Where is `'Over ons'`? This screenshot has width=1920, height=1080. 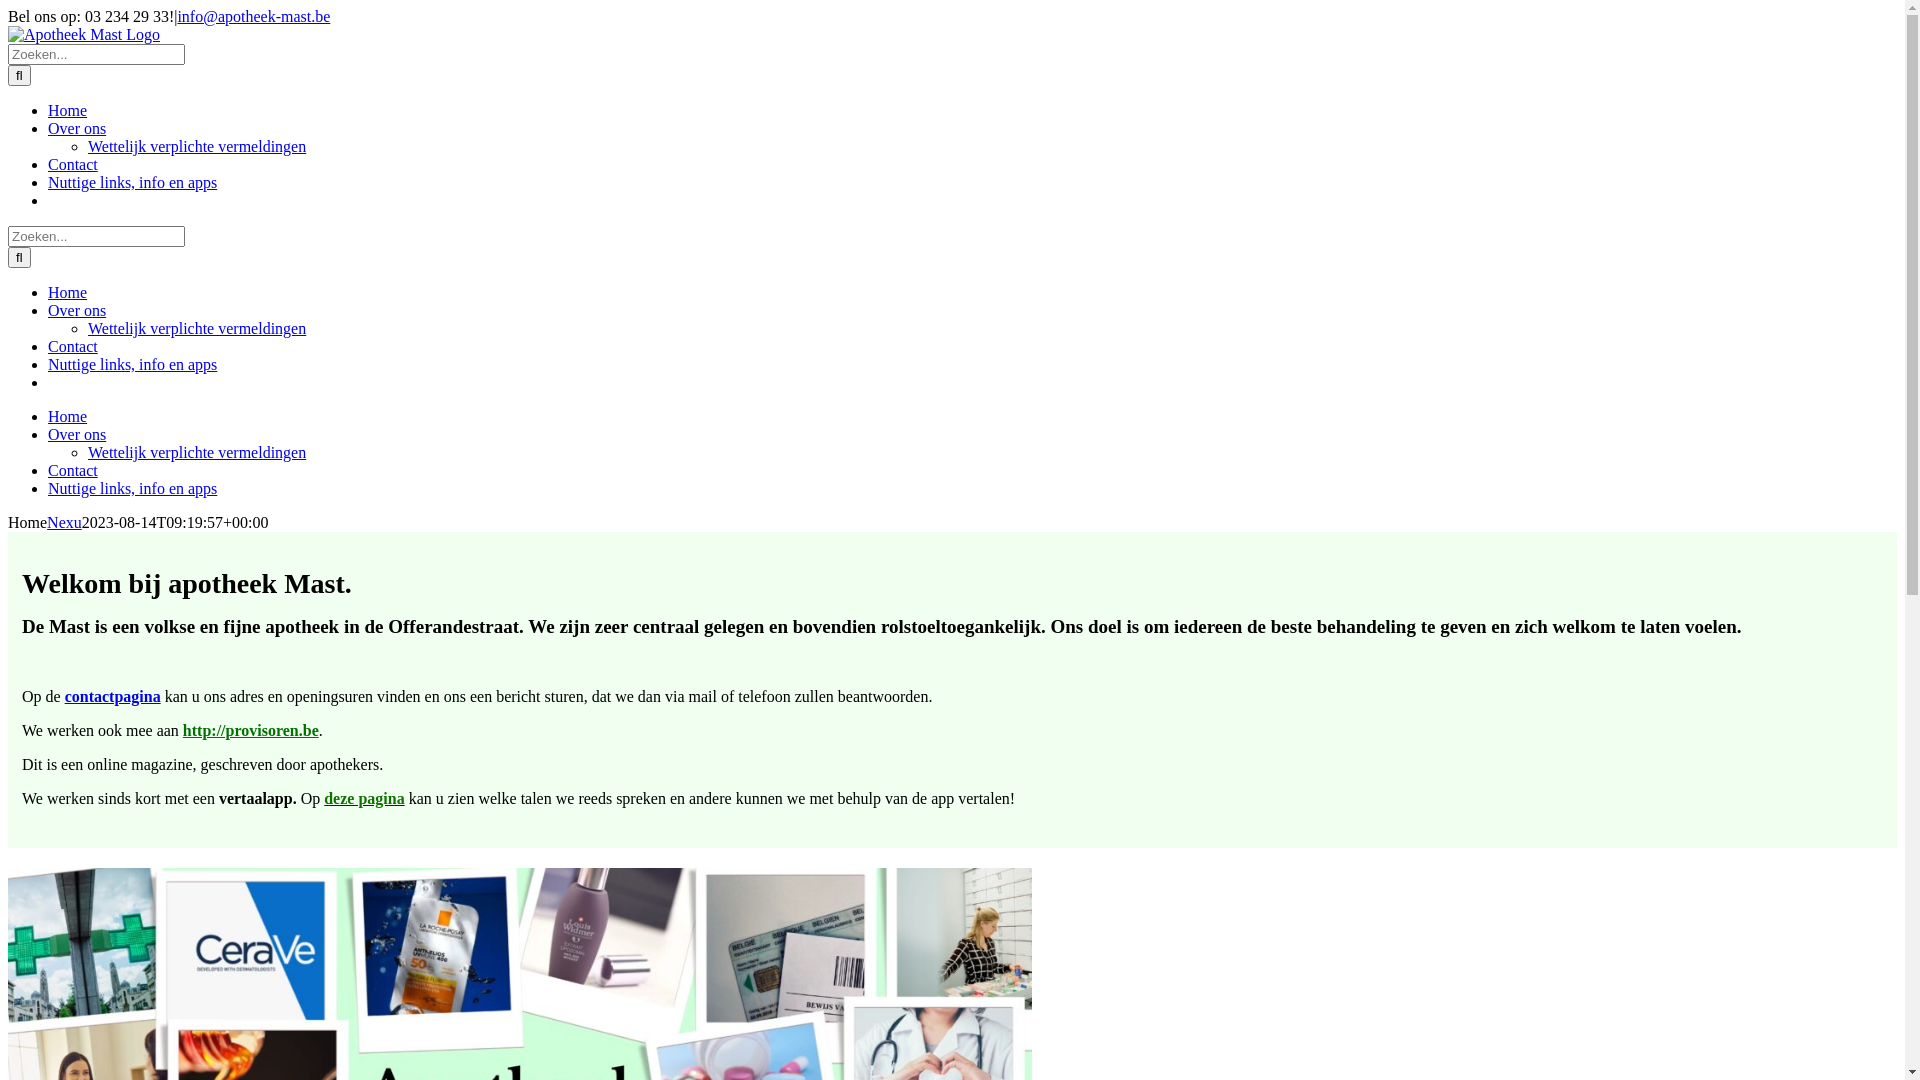 'Over ons' is located at coordinates (76, 128).